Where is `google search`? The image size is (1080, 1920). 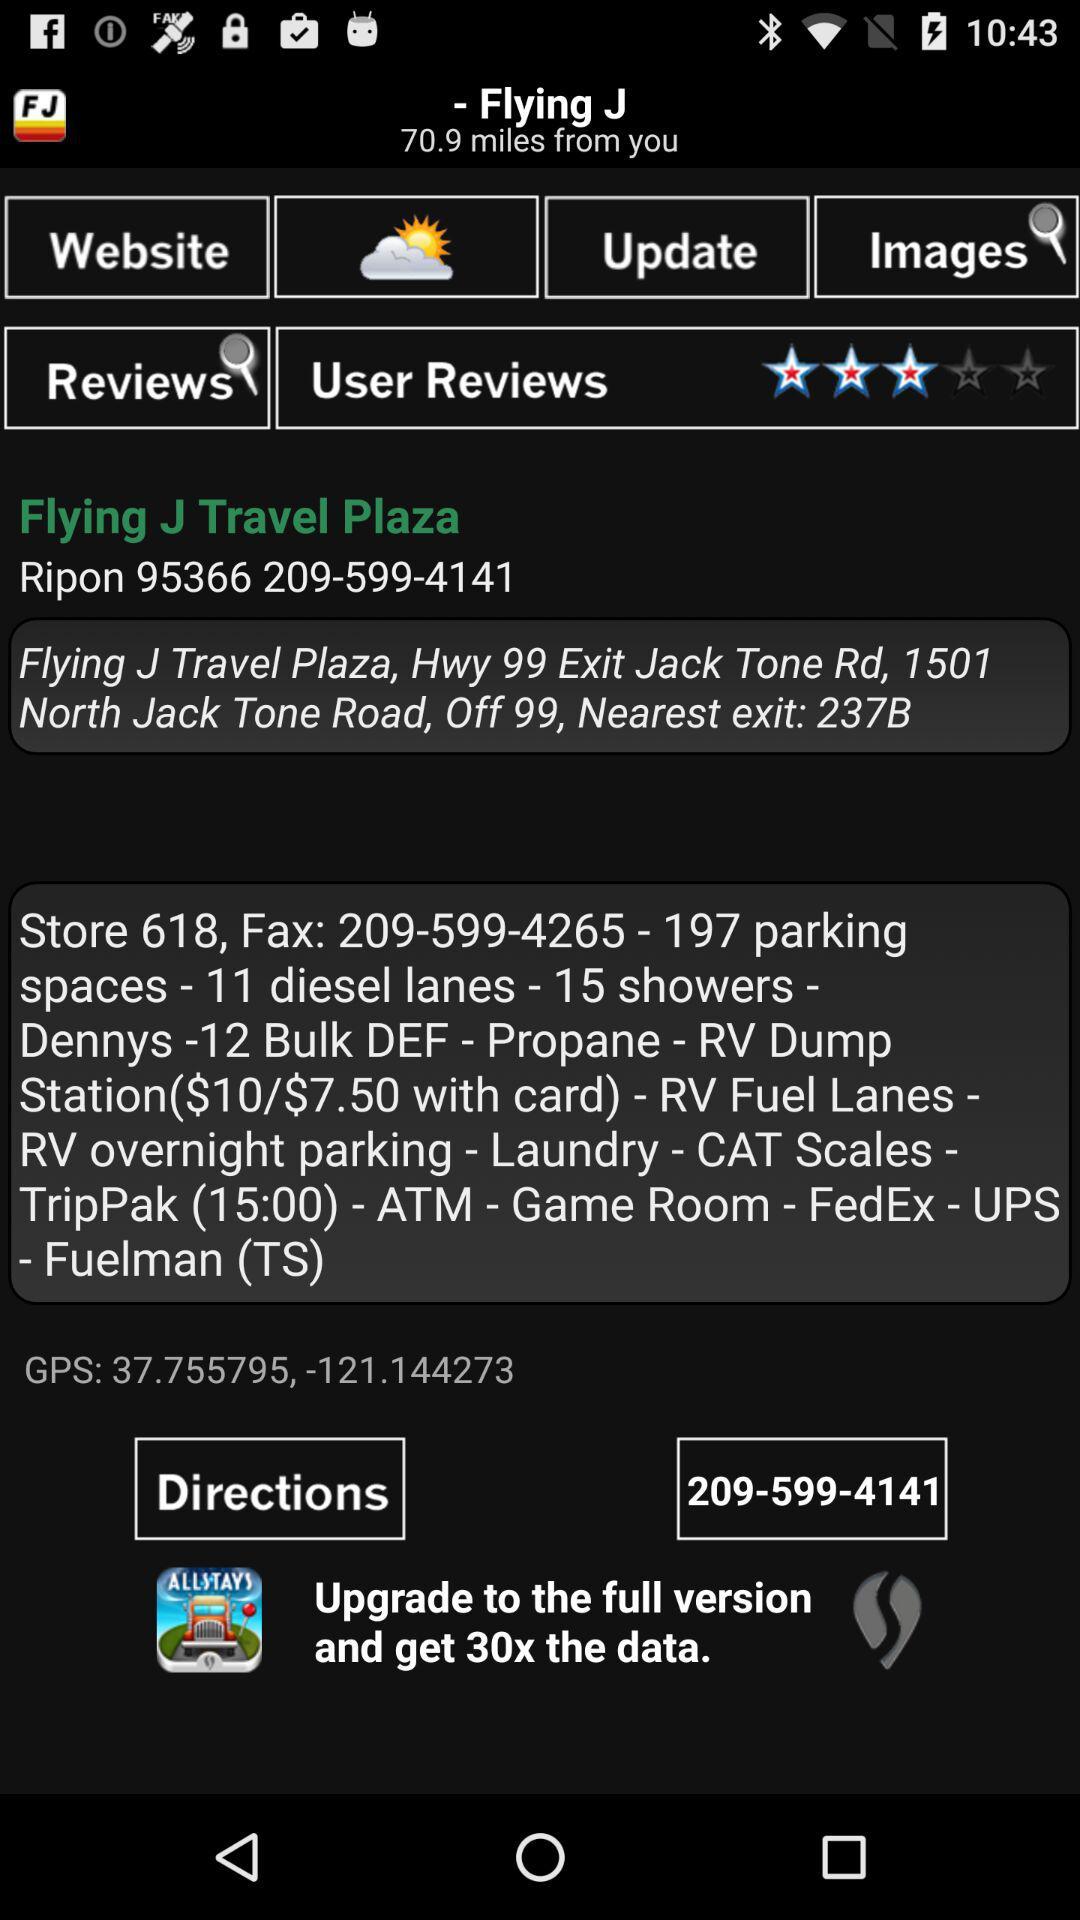
google search is located at coordinates (135, 245).